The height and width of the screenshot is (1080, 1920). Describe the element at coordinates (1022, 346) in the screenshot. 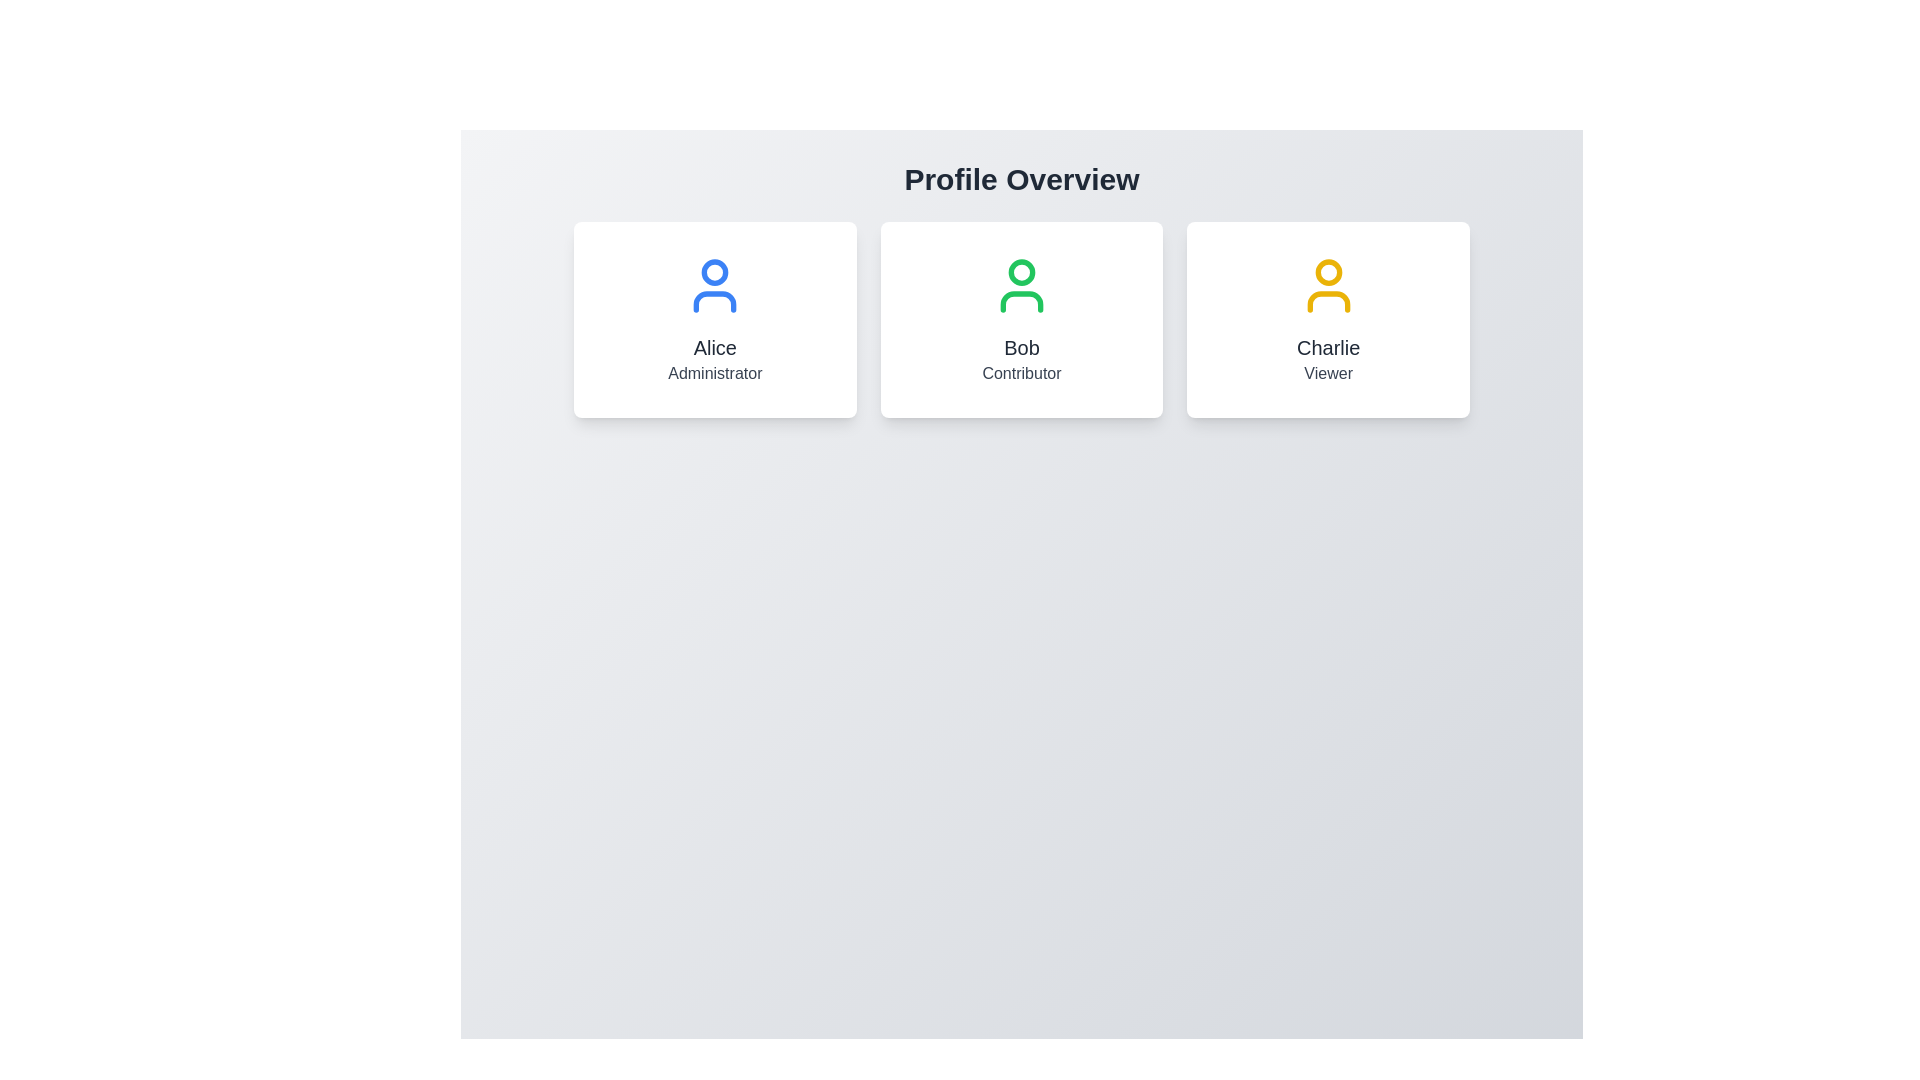

I see `the user name label 'Bob' which is located beneath an icon and above the text 'Contributor' within the user profile card layout` at that location.